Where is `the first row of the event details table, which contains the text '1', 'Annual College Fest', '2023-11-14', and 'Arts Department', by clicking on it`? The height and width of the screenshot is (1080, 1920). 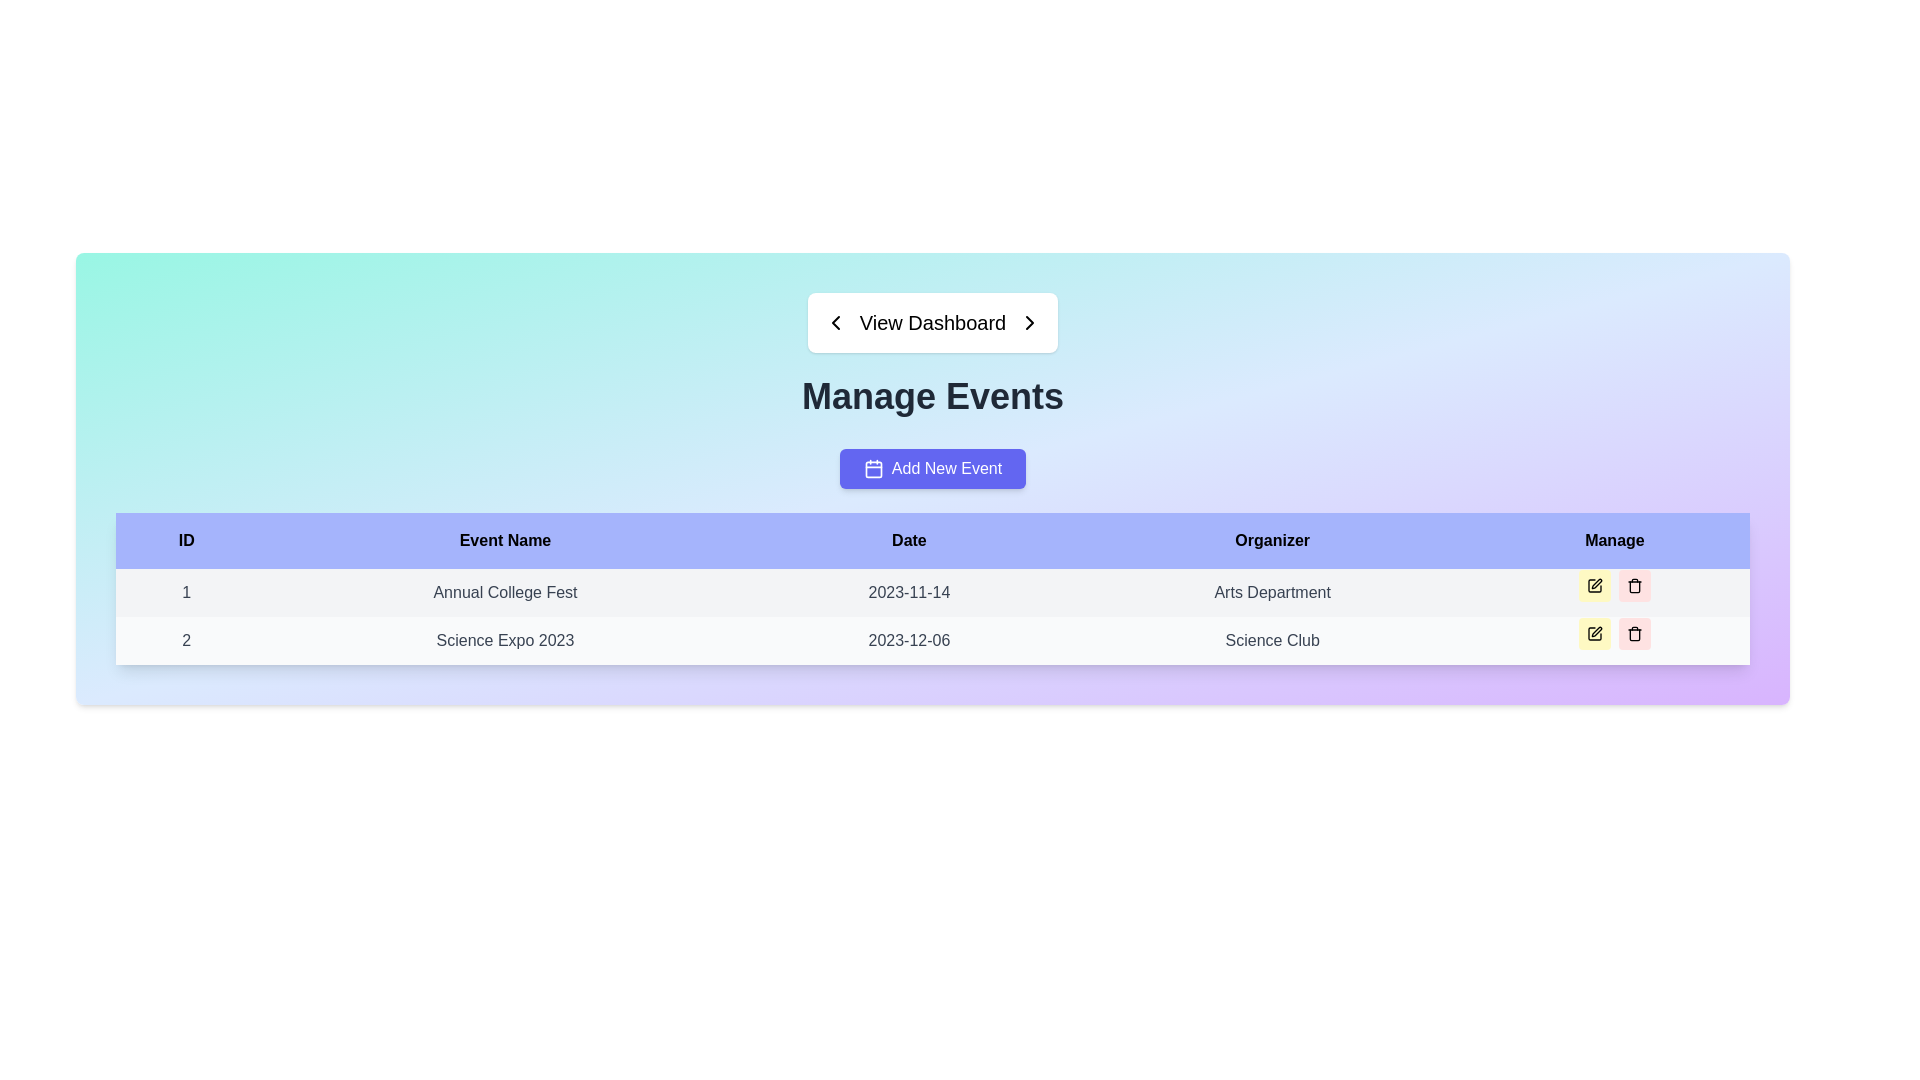 the first row of the event details table, which contains the text '1', 'Annual College Fest', '2023-11-14', and 'Arts Department', by clicking on it is located at coordinates (931, 592).